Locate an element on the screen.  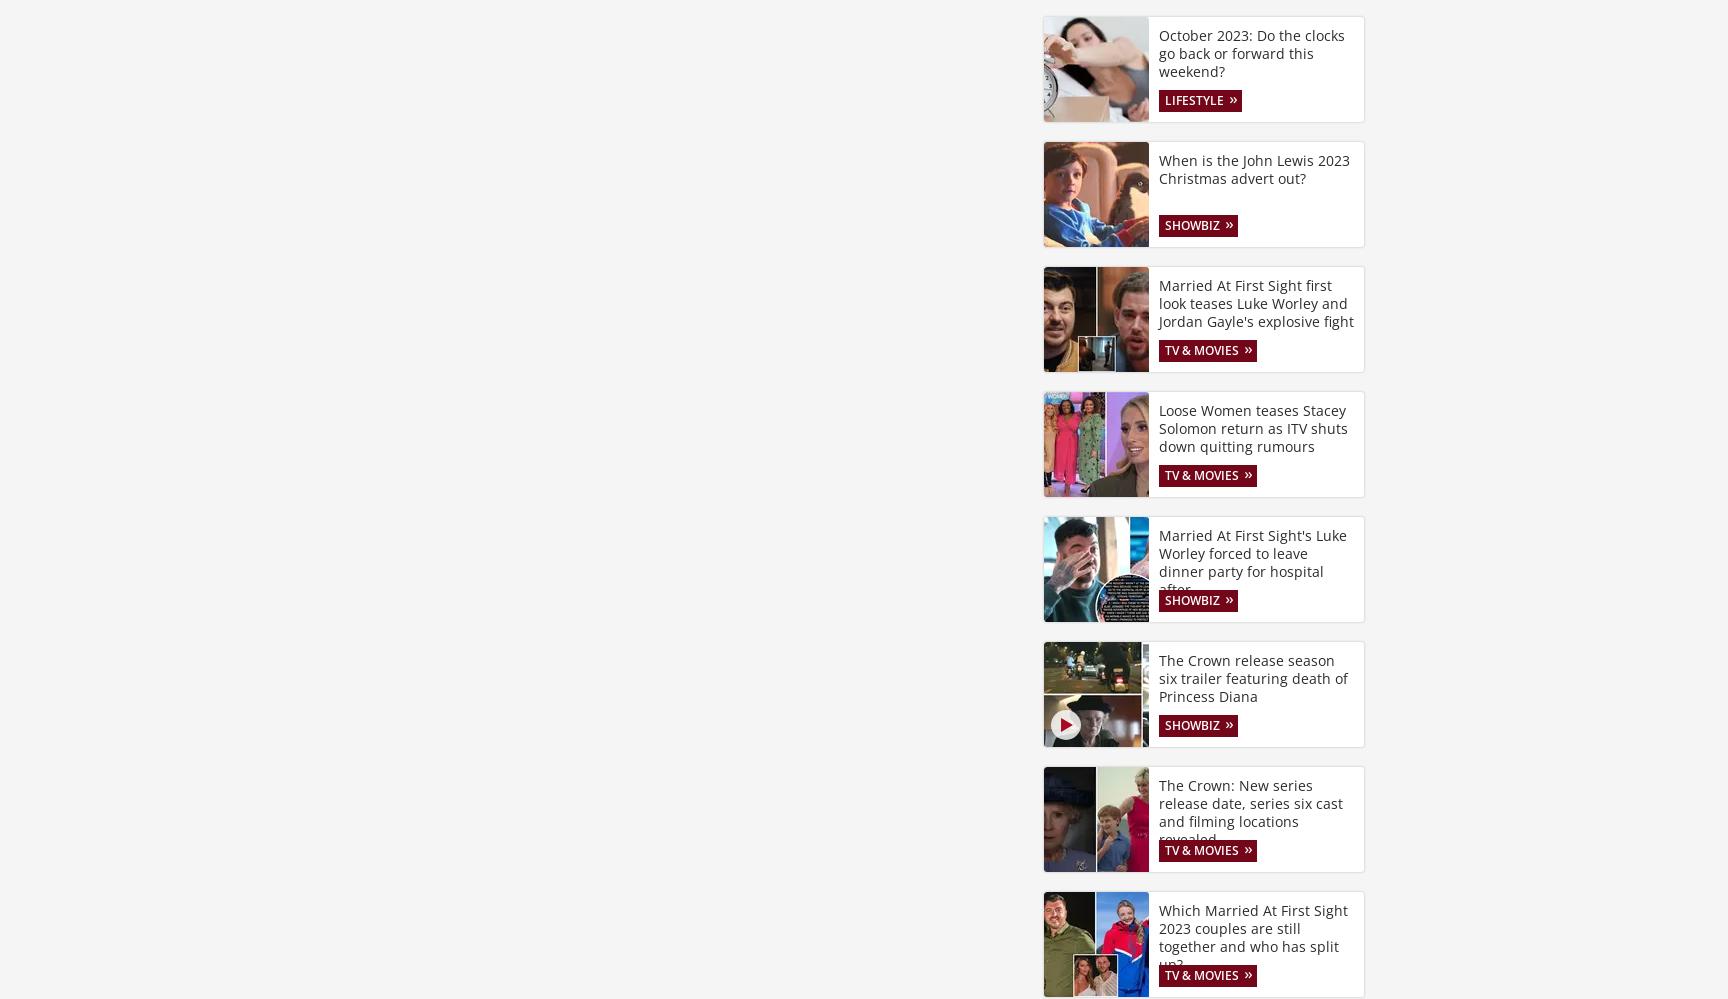
'October 2023: Do the clocks go back or forward this weekend?' is located at coordinates (1250, 52).